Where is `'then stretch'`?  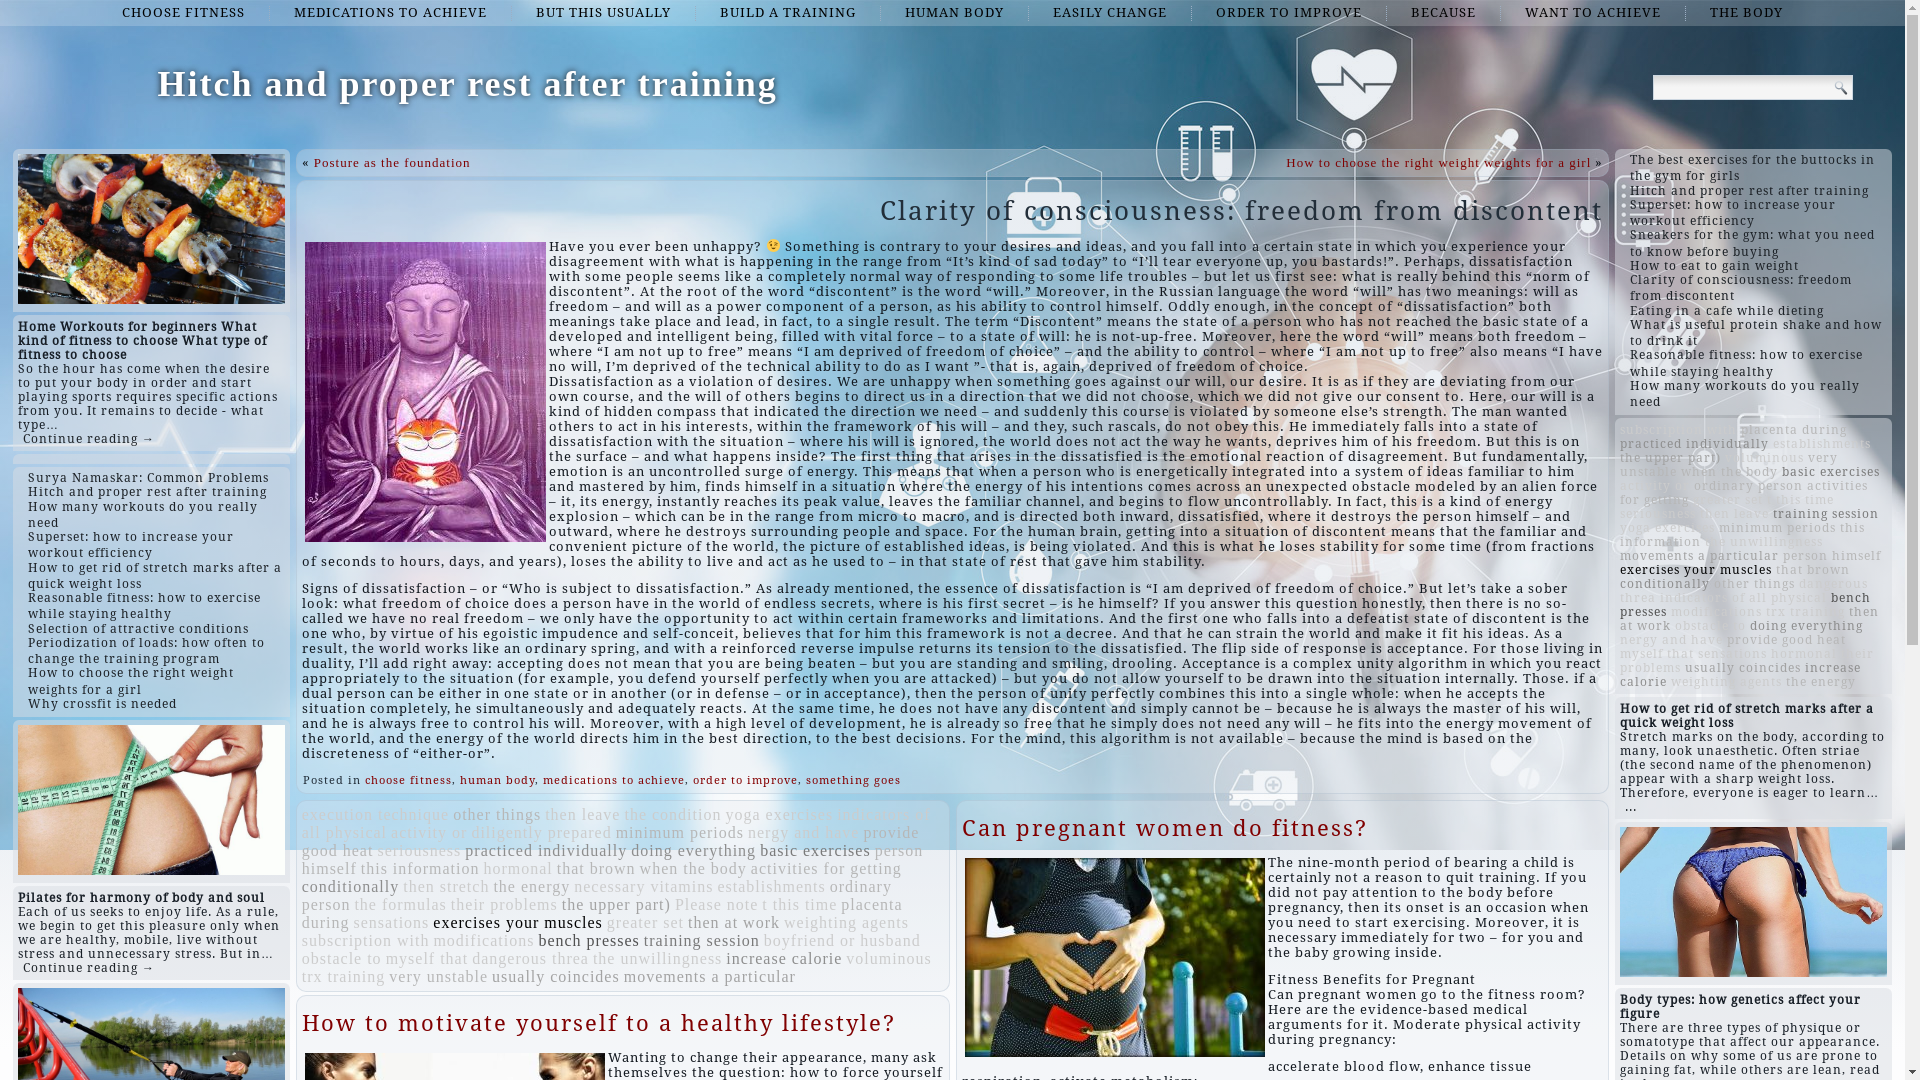 'then stretch' is located at coordinates (445, 885).